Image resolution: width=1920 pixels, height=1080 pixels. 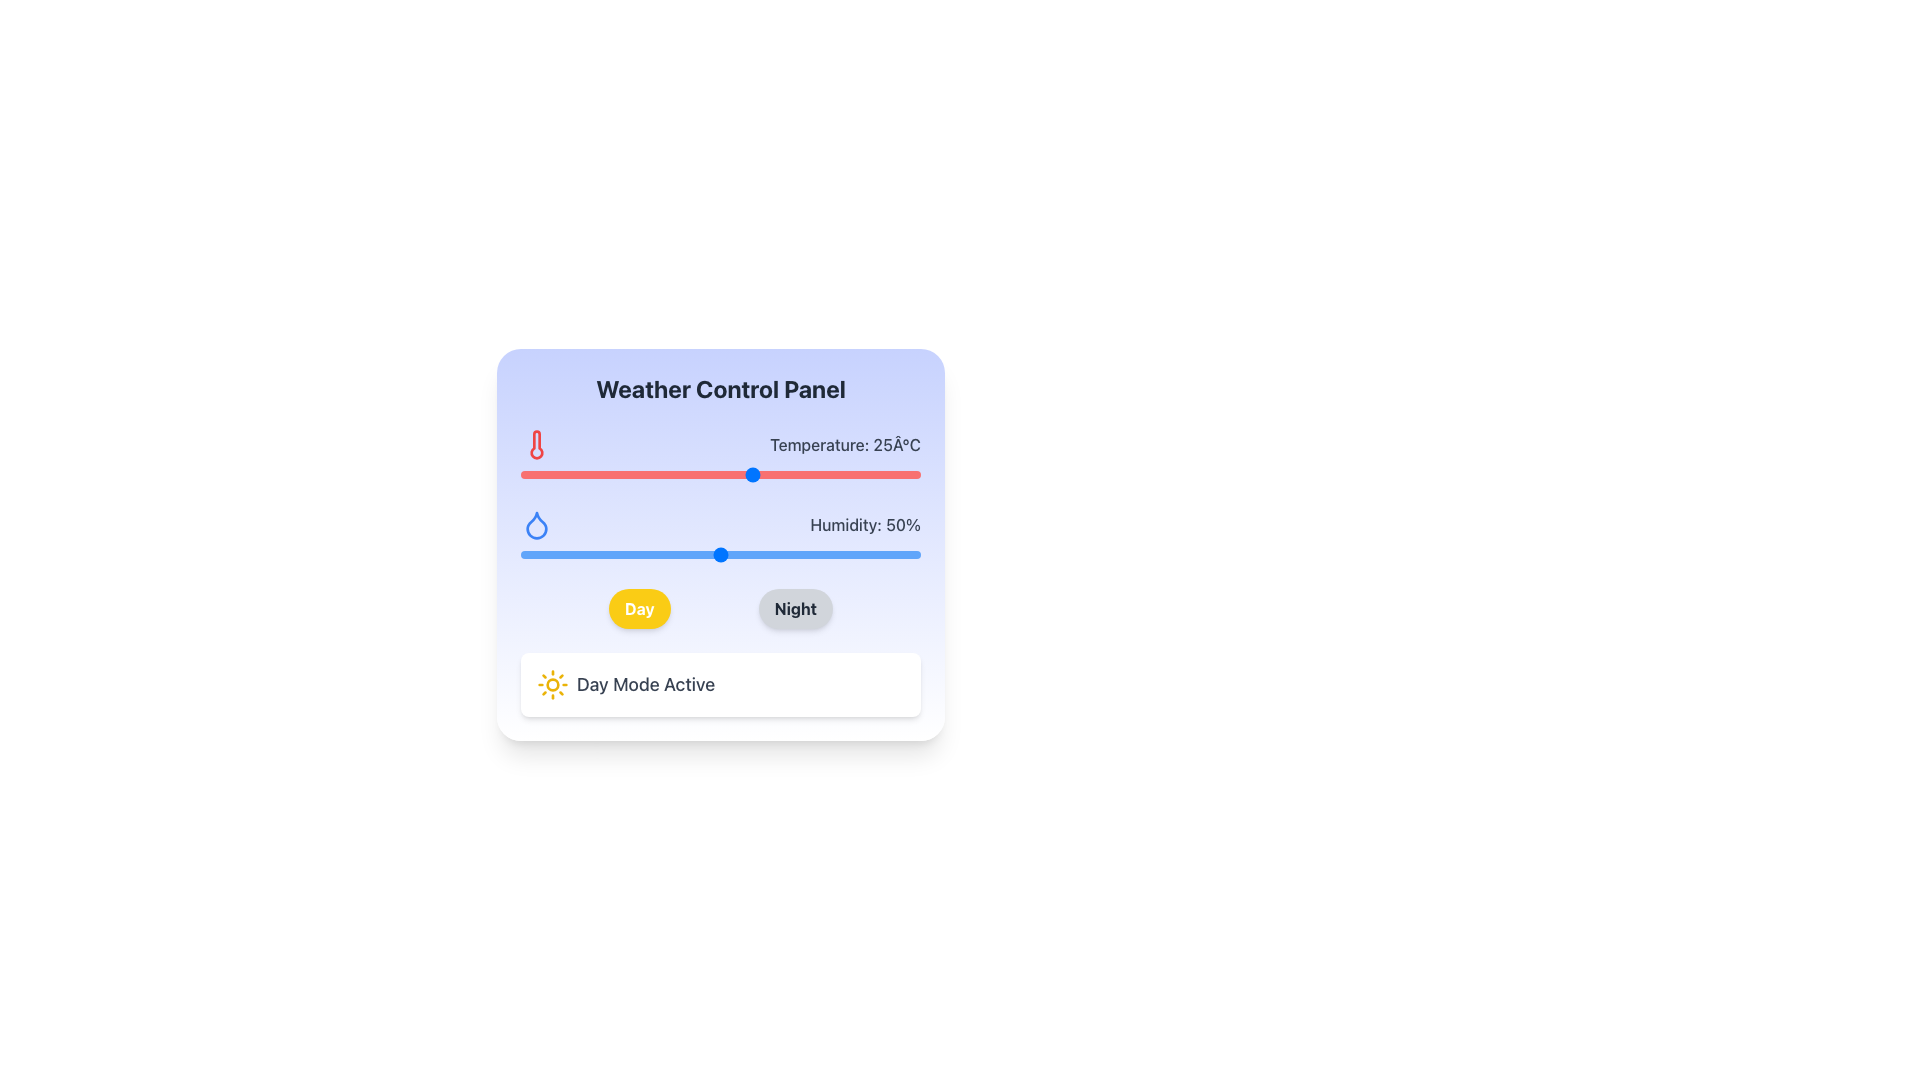 What do you see at coordinates (756, 555) in the screenshot?
I see `humidity level` at bounding box center [756, 555].